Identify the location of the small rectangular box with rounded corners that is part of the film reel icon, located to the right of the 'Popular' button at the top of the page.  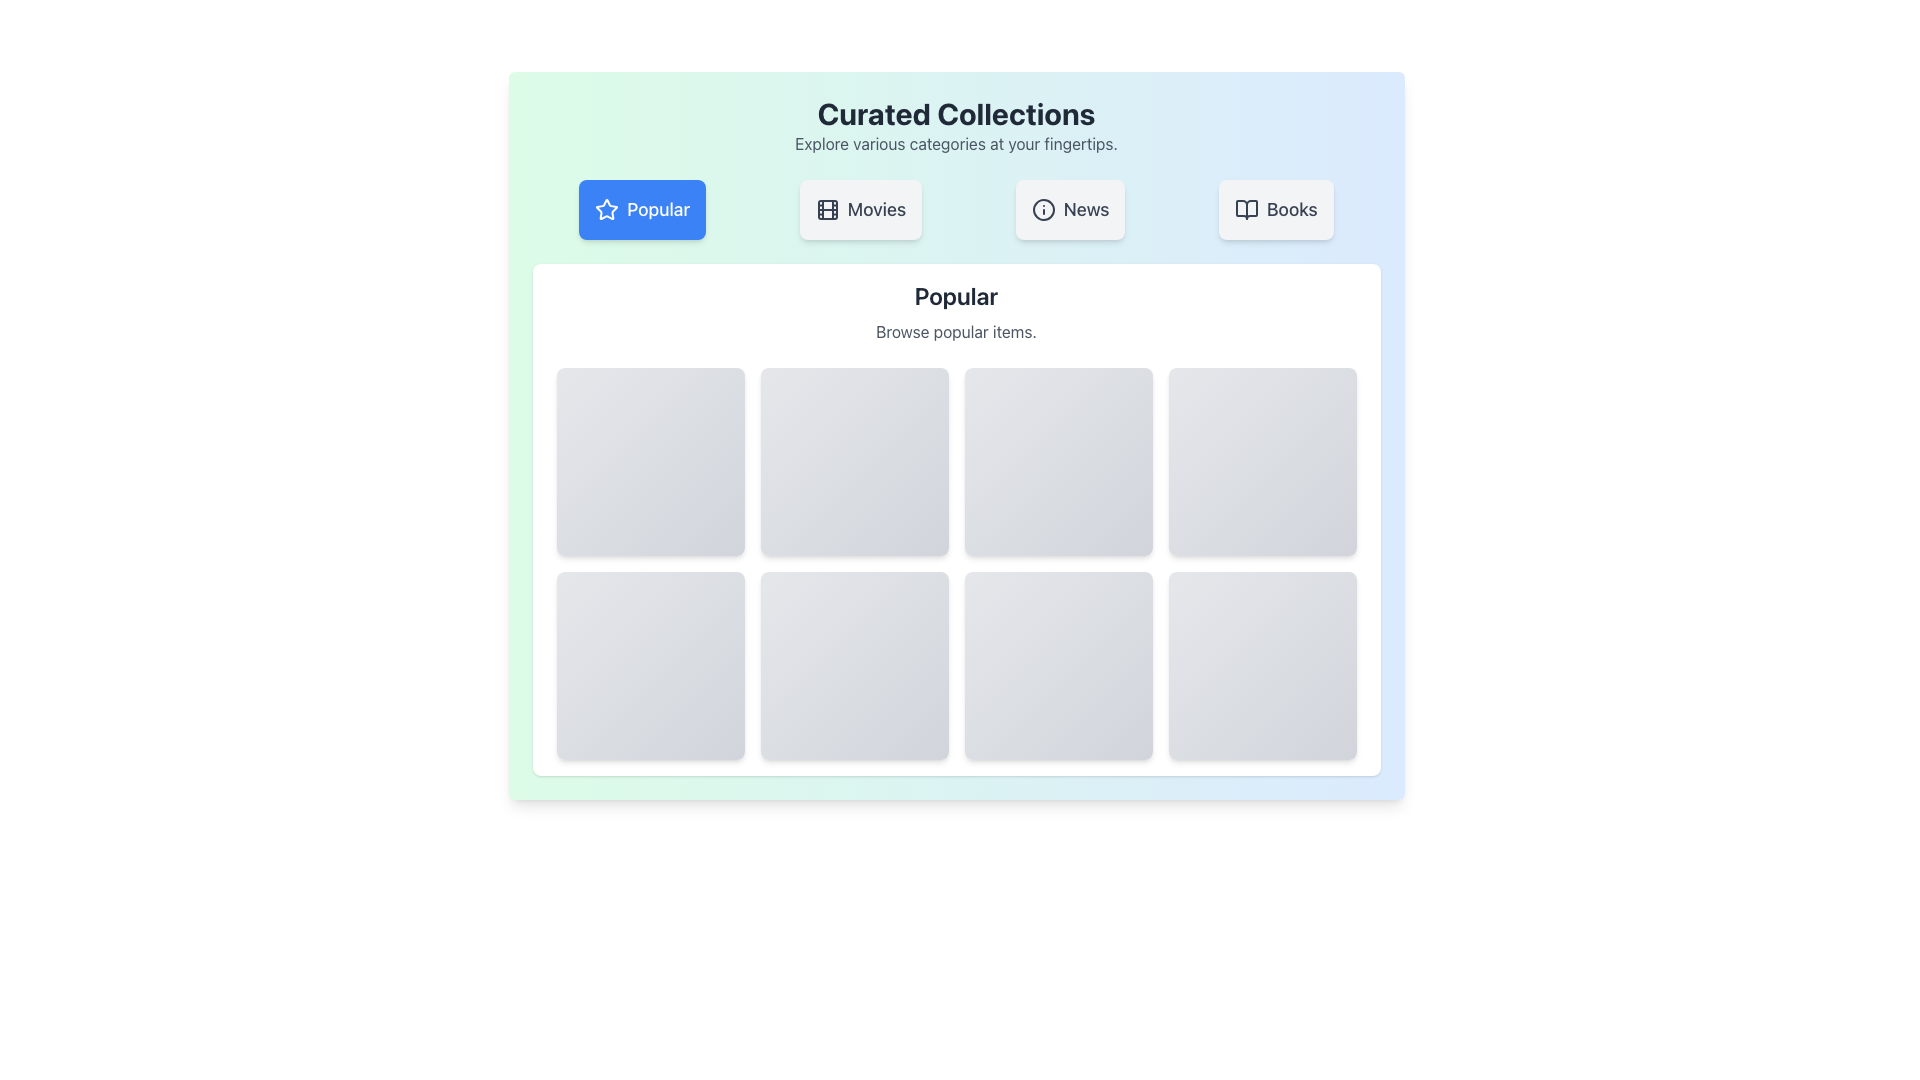
(827, 209).